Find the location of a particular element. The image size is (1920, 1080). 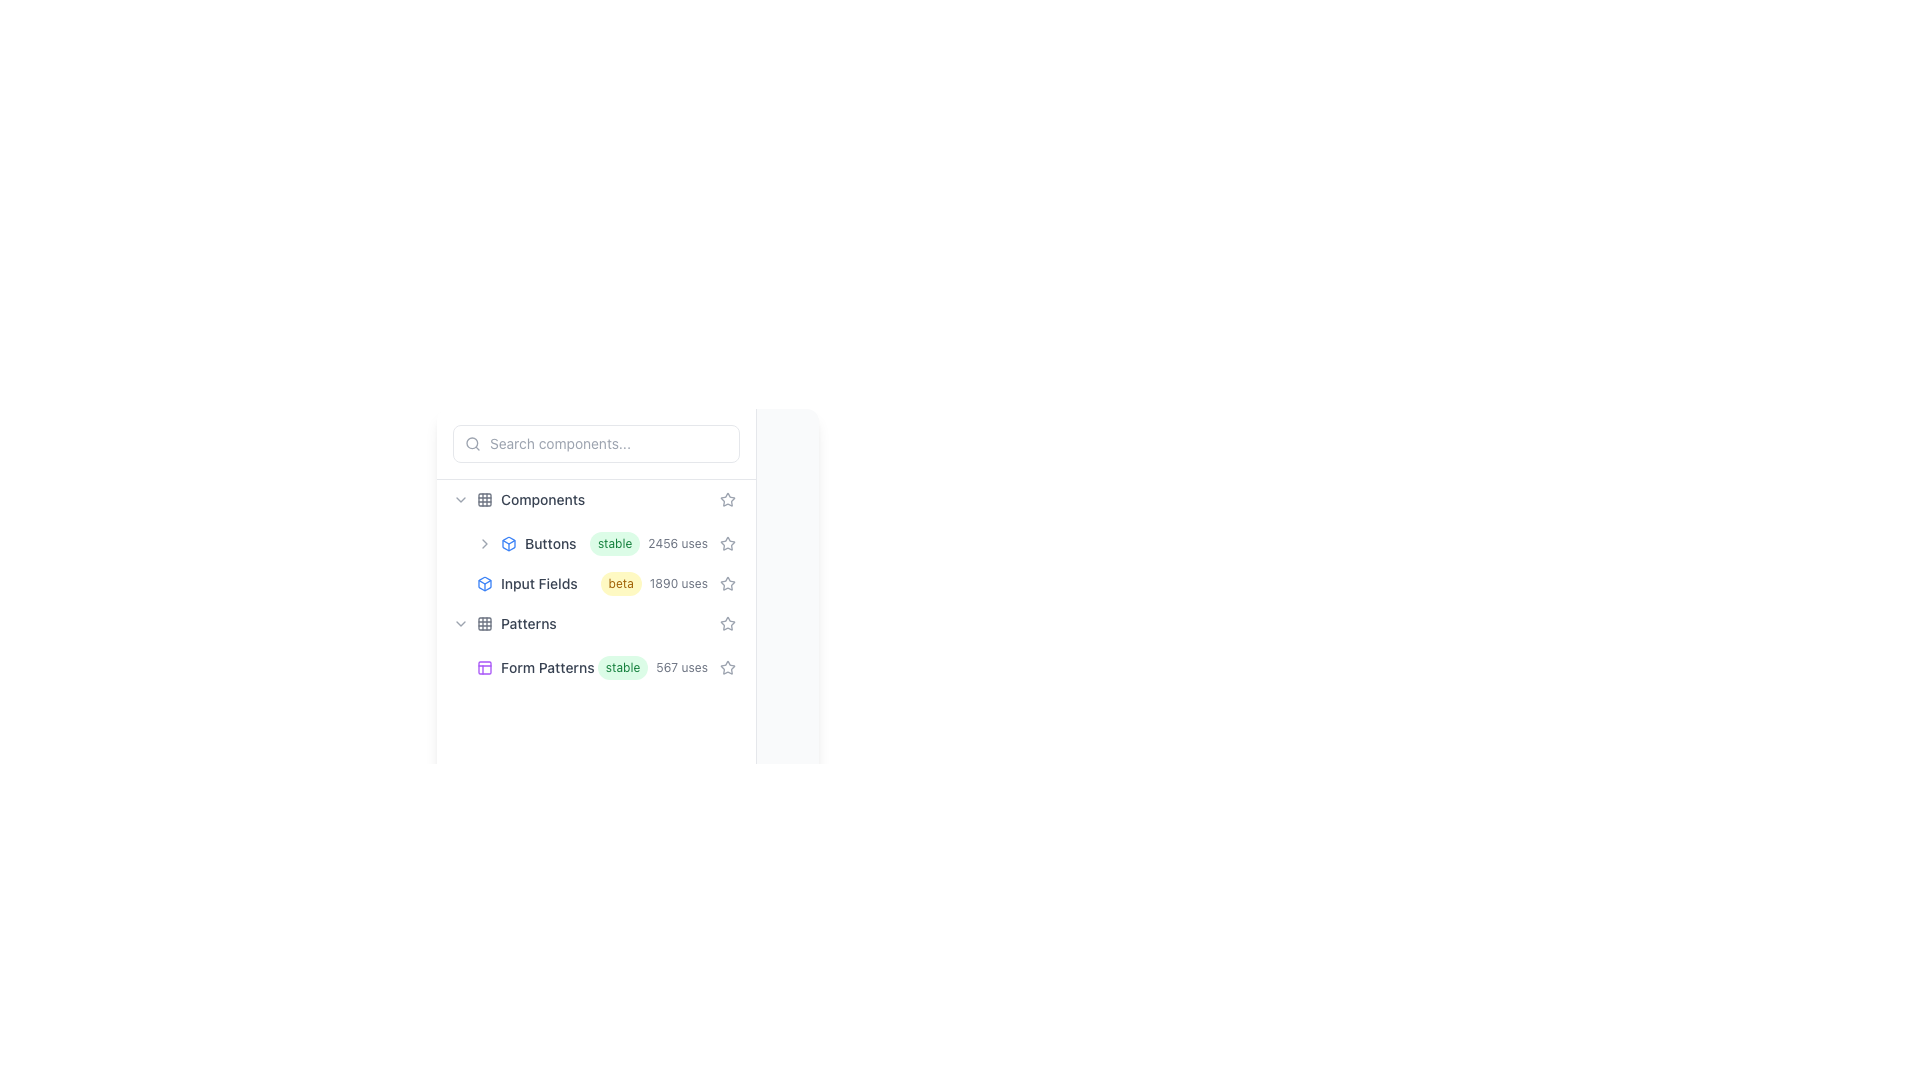

the 'Patterns' text label, which is the third item in the 'Components' section of the navigation list is located at coordinates (528, 623).